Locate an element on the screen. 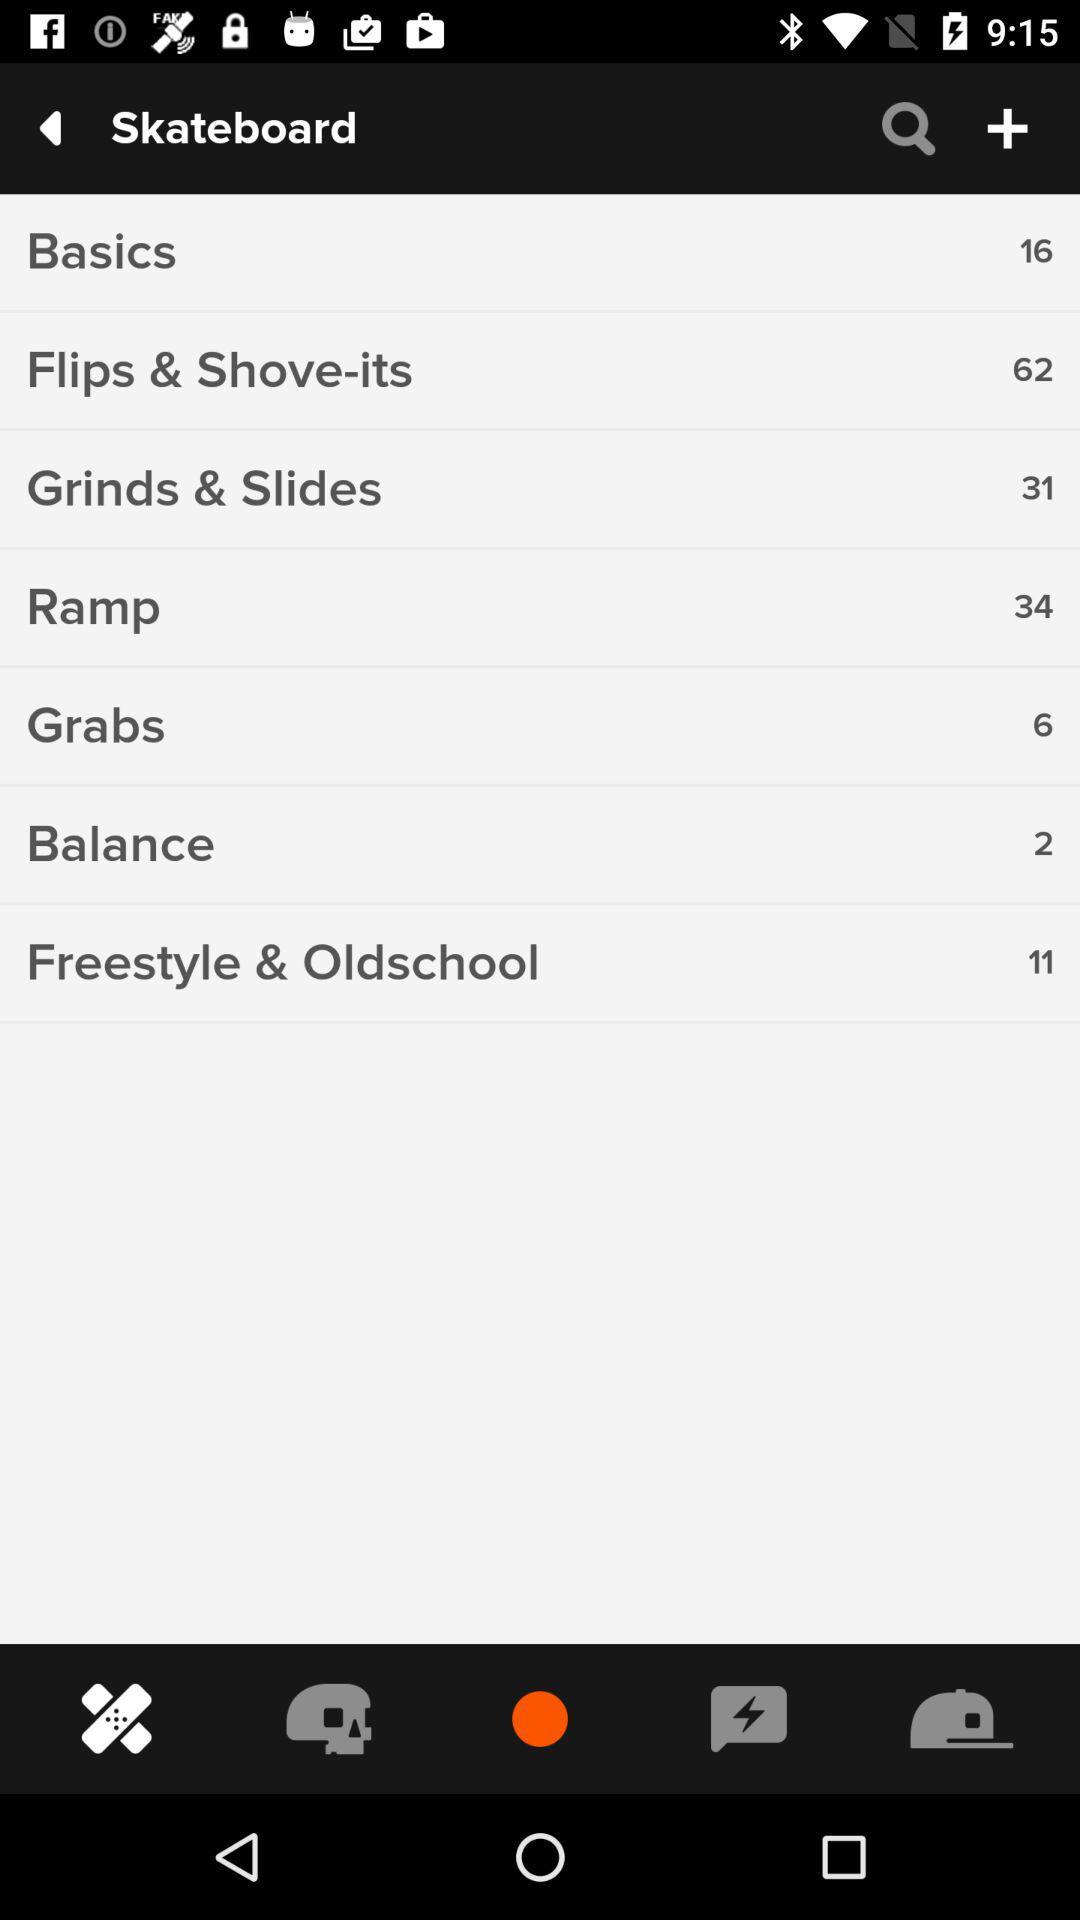 The height and width of the screenshot is (1920, 1080). the add icon is located at coordinates (1007, 127).